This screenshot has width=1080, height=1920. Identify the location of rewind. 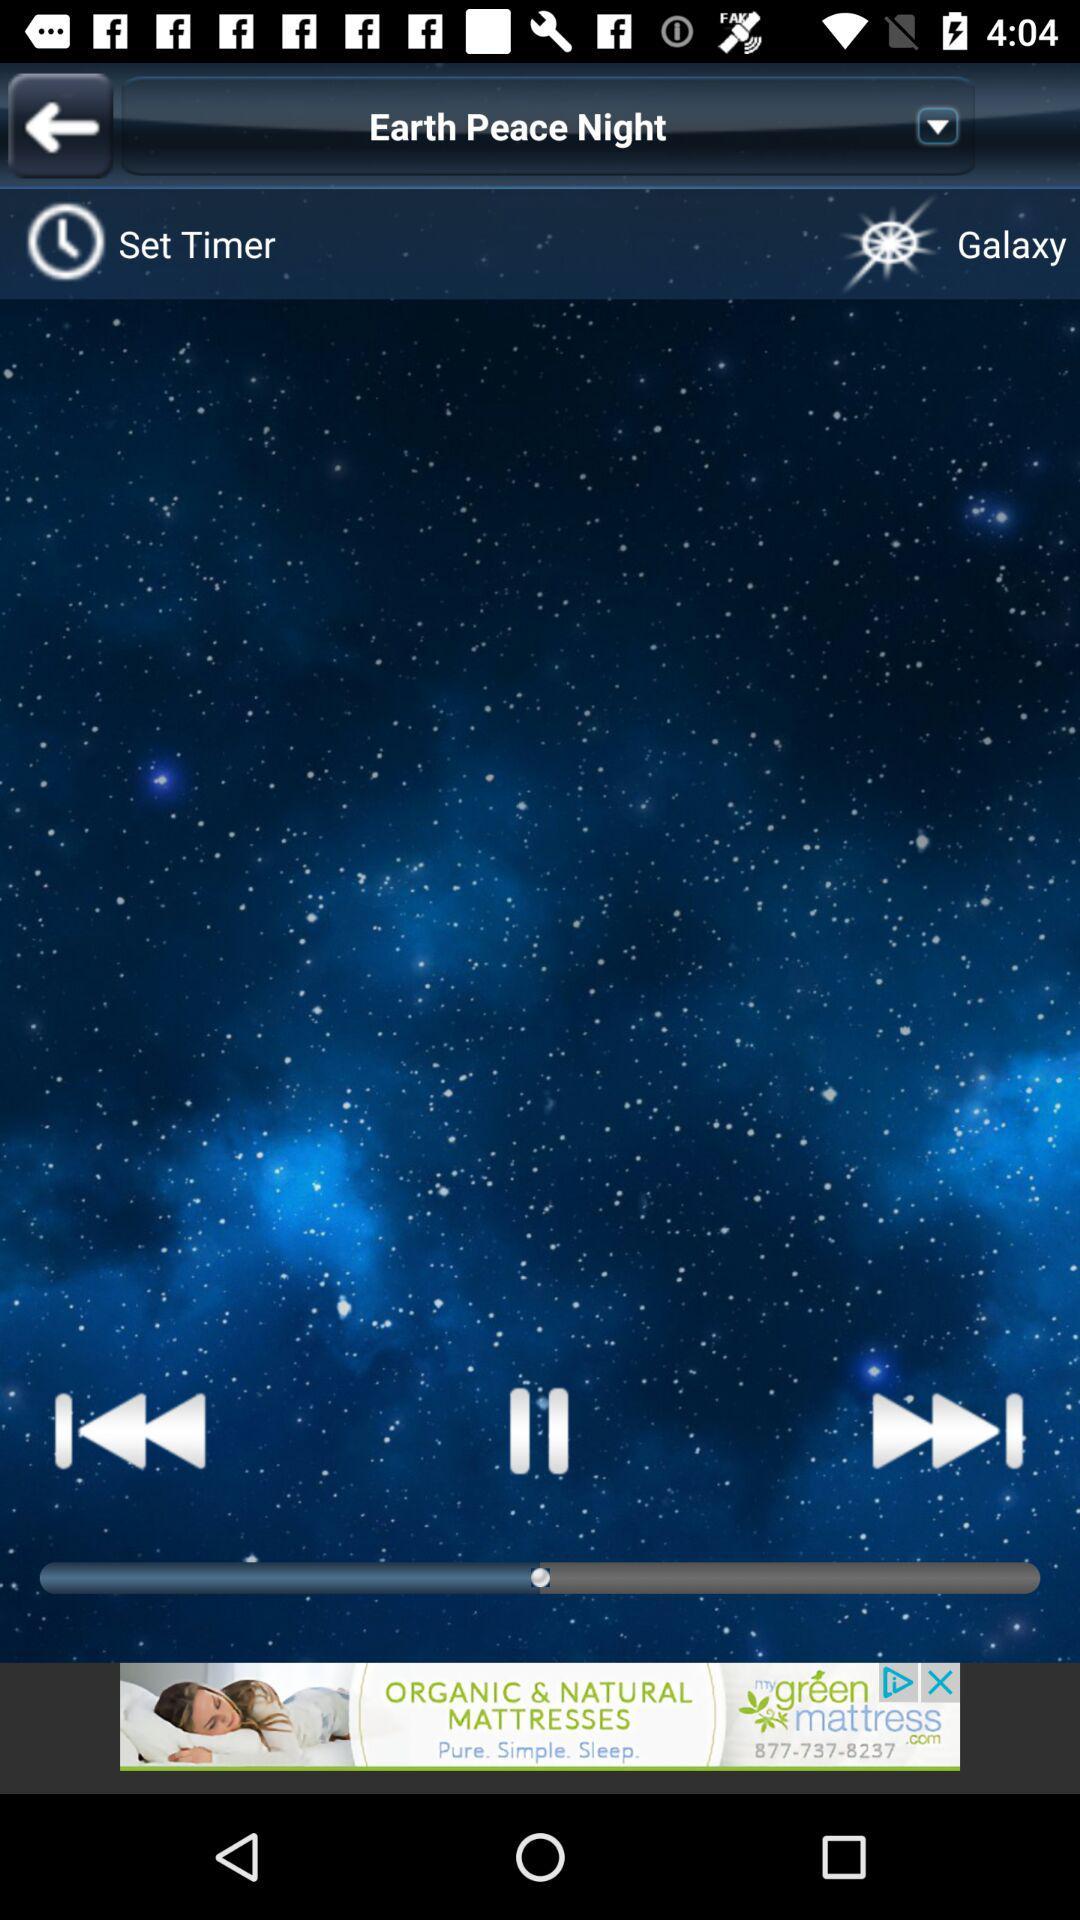
(131, 1429).